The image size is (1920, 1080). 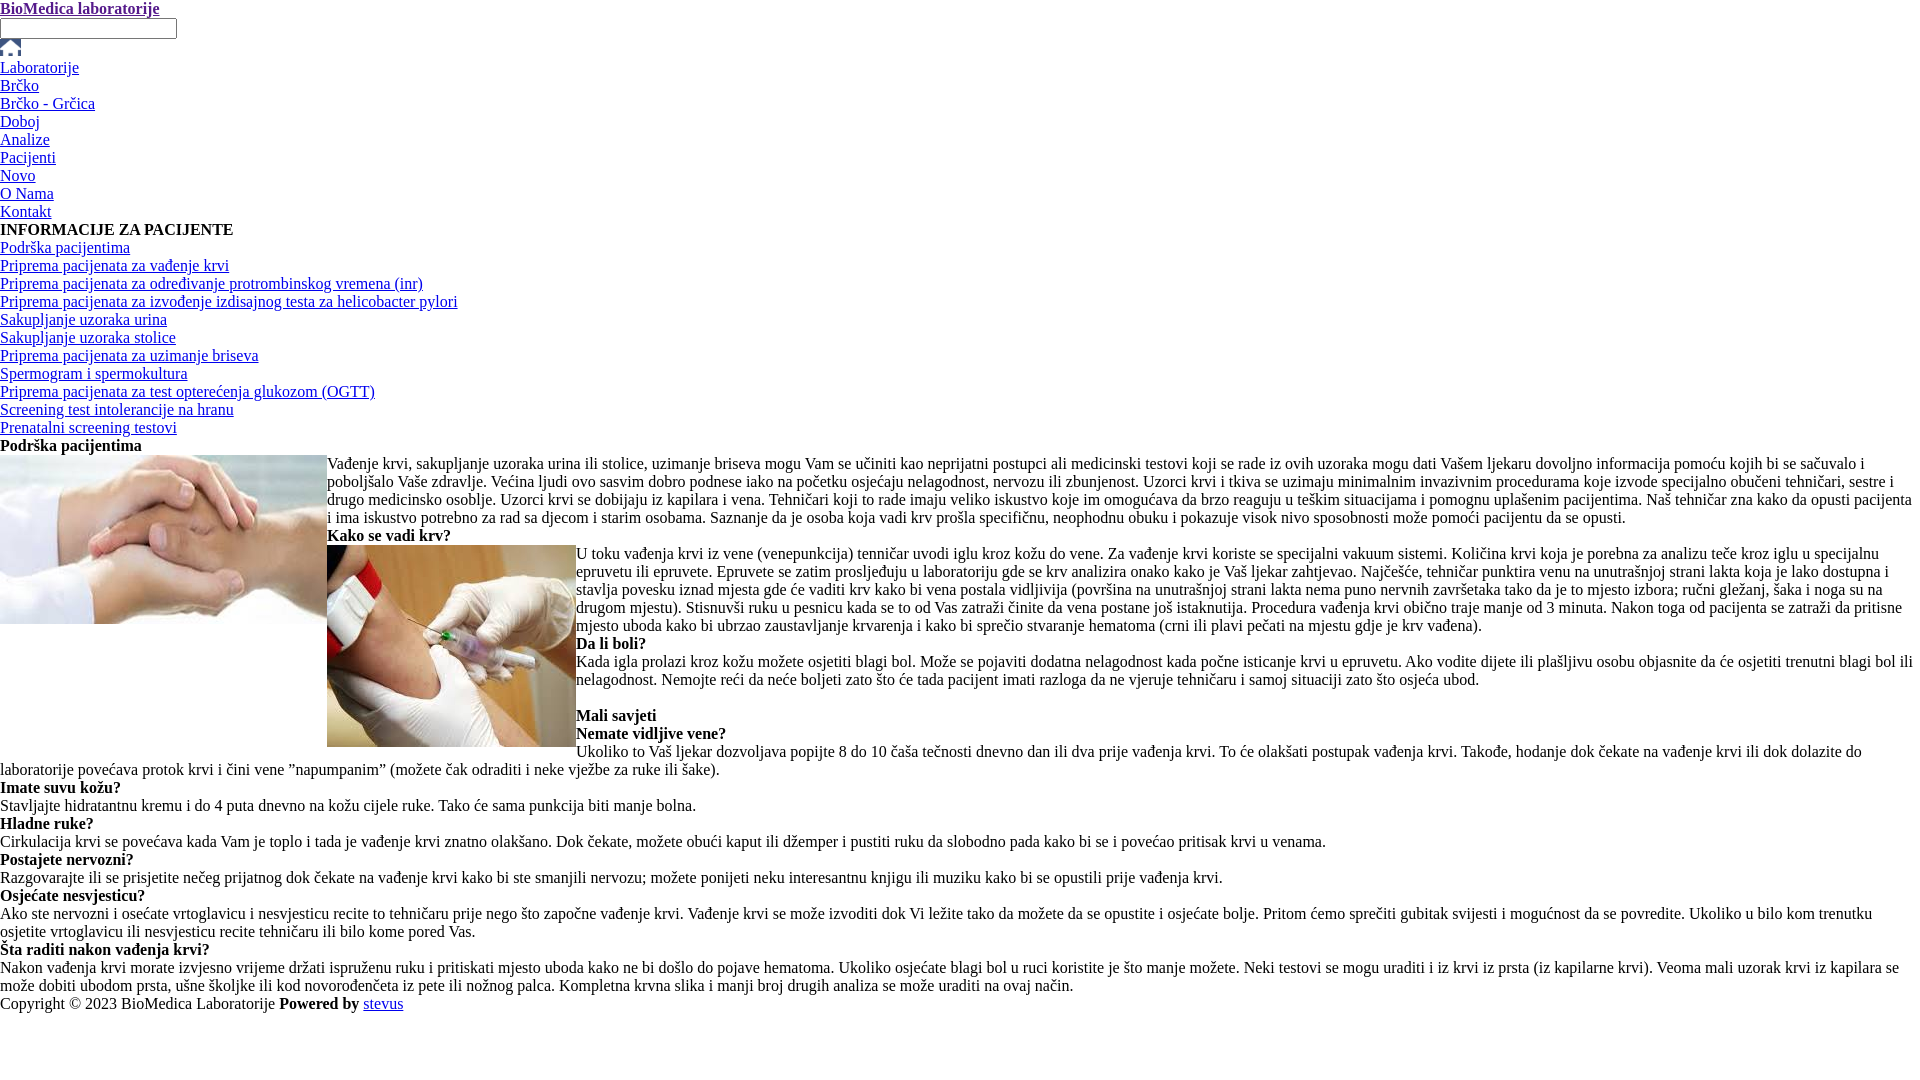 I want to click on 'Doboj', so click(x=0, y=121).